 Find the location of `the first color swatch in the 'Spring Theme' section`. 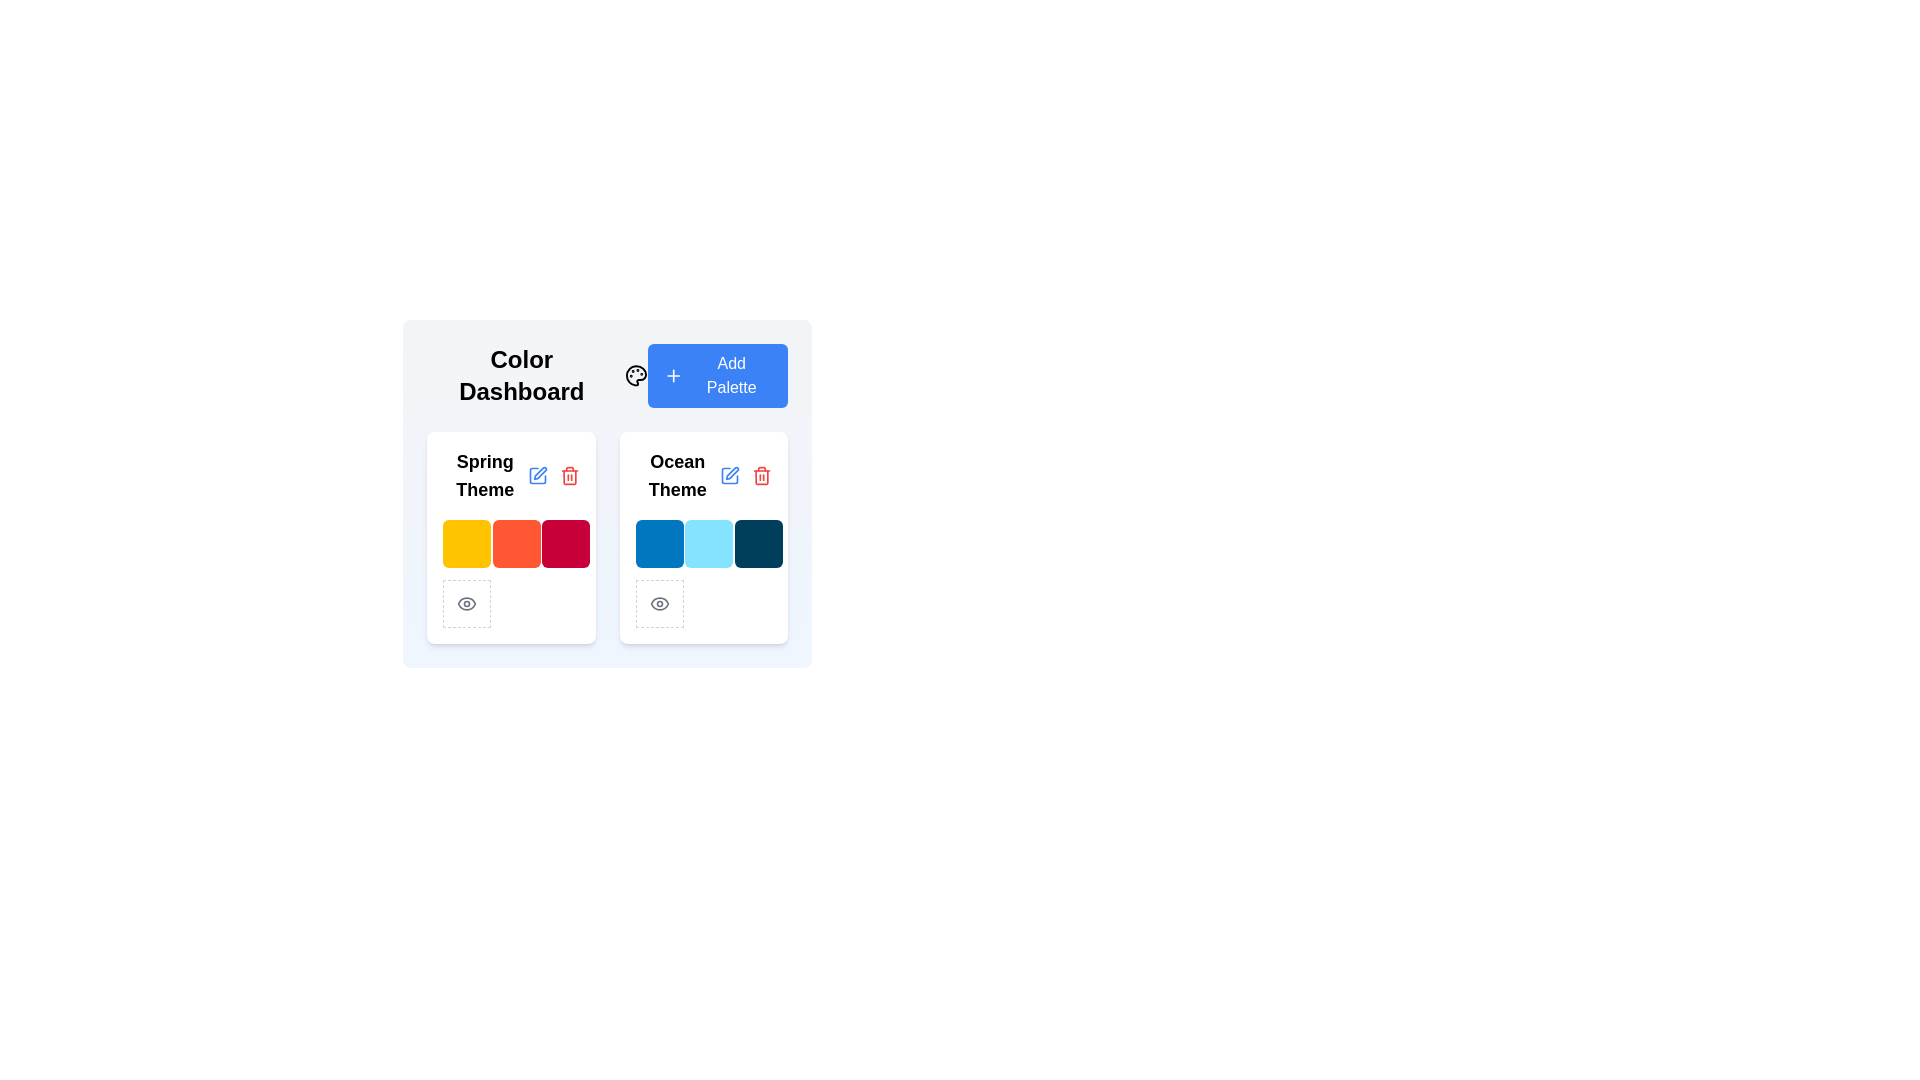

the first color swatch in the 'Spring Theme' section is located at coordinates (465, 543).